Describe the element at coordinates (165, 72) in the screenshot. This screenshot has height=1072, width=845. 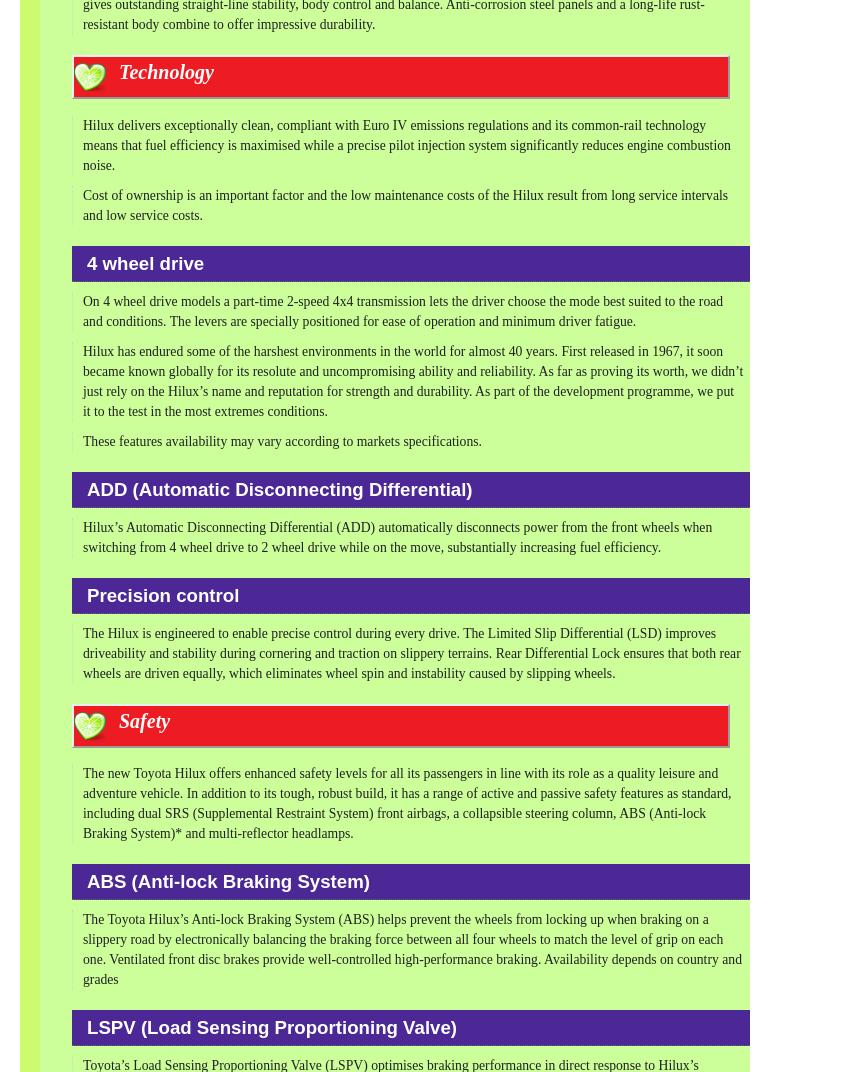
I see `'Technology'` at that location.